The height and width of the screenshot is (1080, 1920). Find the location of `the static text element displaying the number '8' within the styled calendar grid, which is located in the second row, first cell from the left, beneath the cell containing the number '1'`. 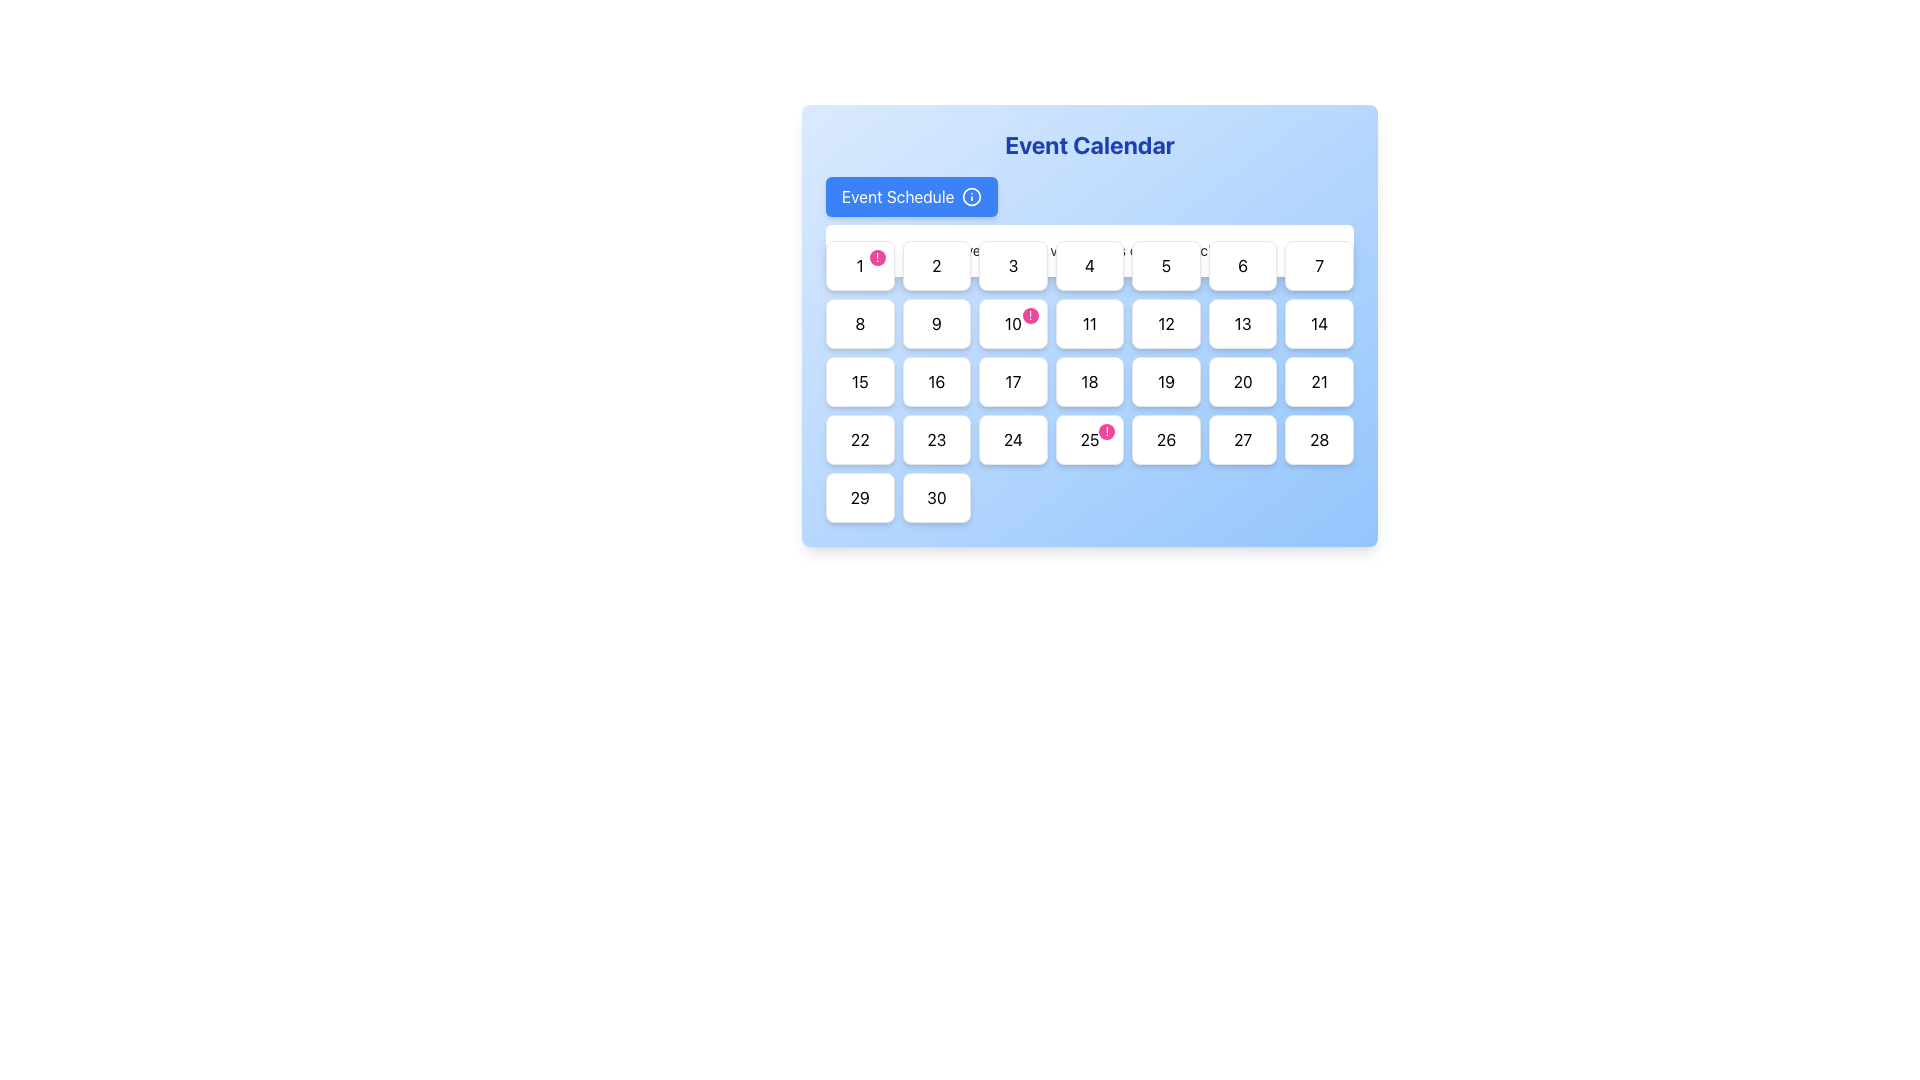

the static text element displaying the number '8' within the styled calendar grid, which is located in the second row, first cell from the left, beneath the cell containing the number '1' is located at coordinates (860, 323).